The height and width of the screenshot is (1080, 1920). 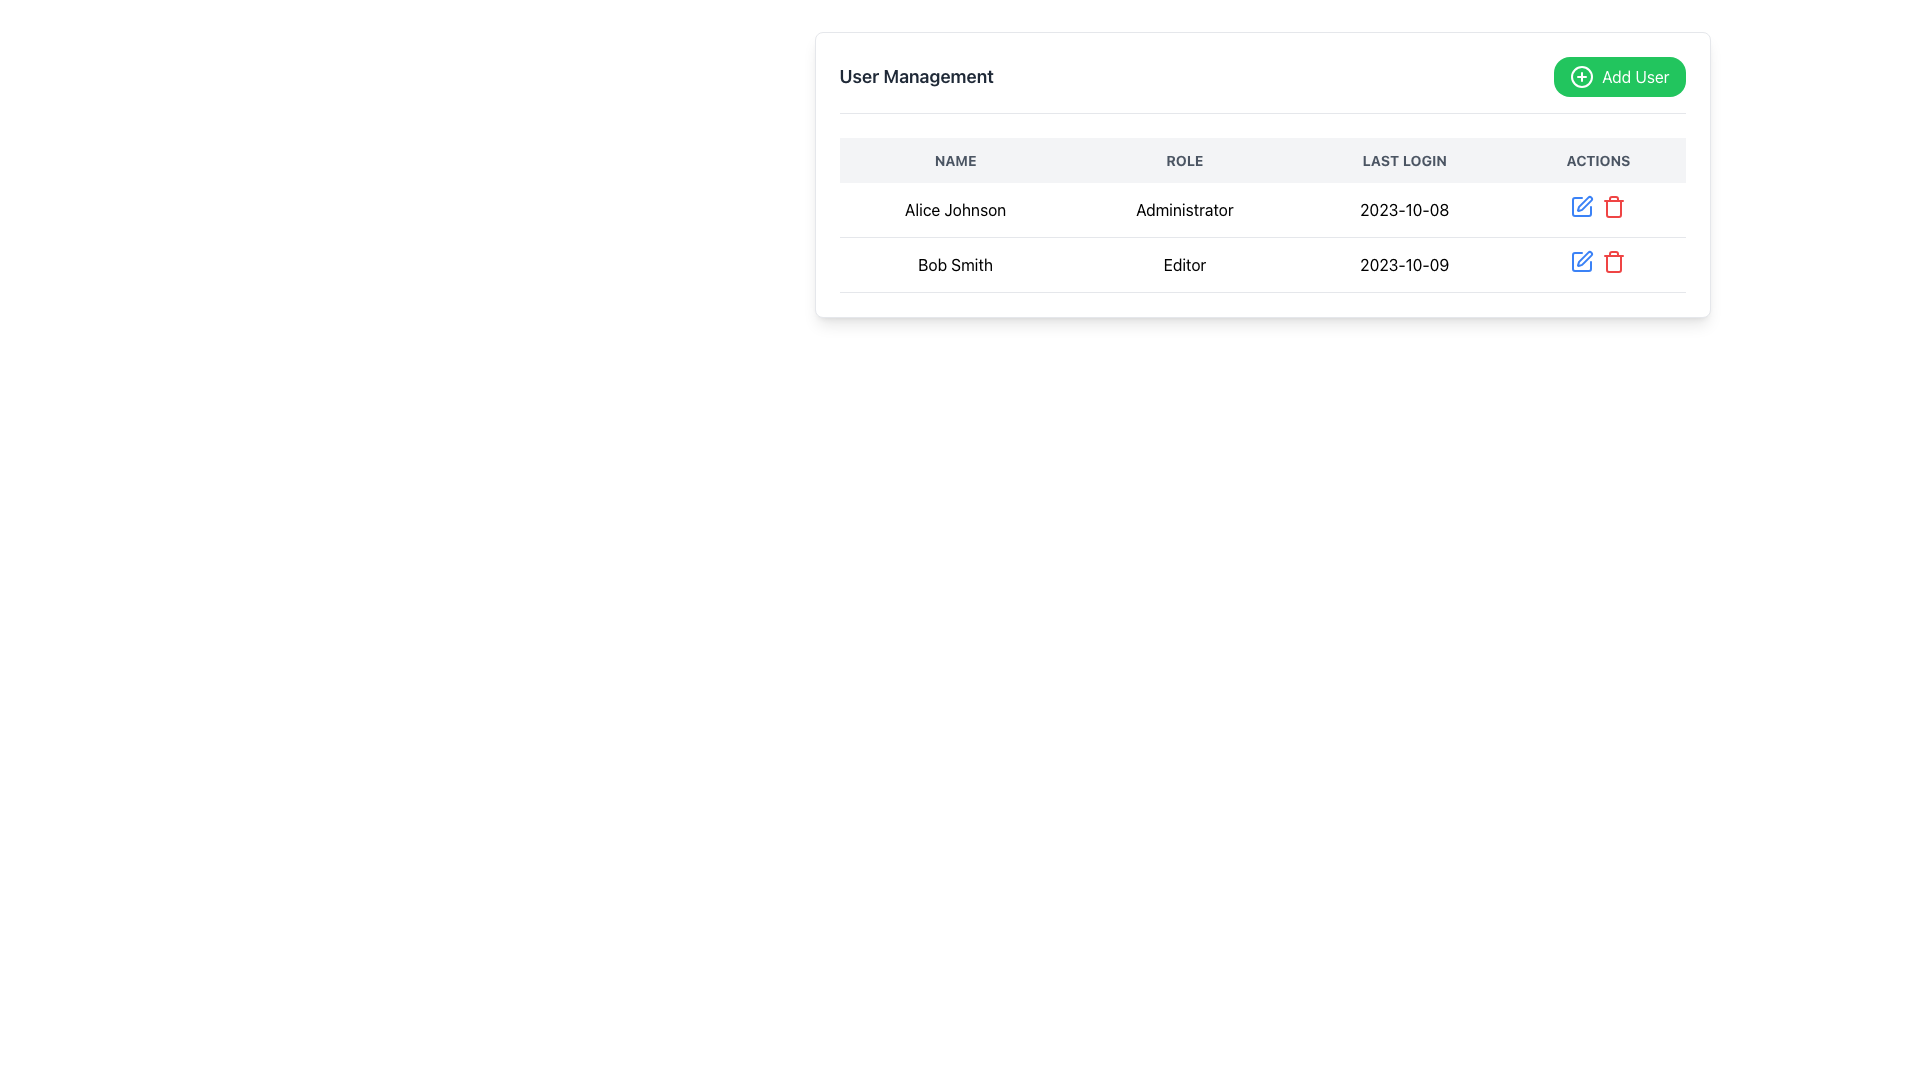 What do you see at coordinates (1403, 210) in the screenshot?
I see `the non-interactive text label displaying the last login date for the user 'Alice Johnson' in the third column of the first row of the table` at bounding box center [1403, 210].